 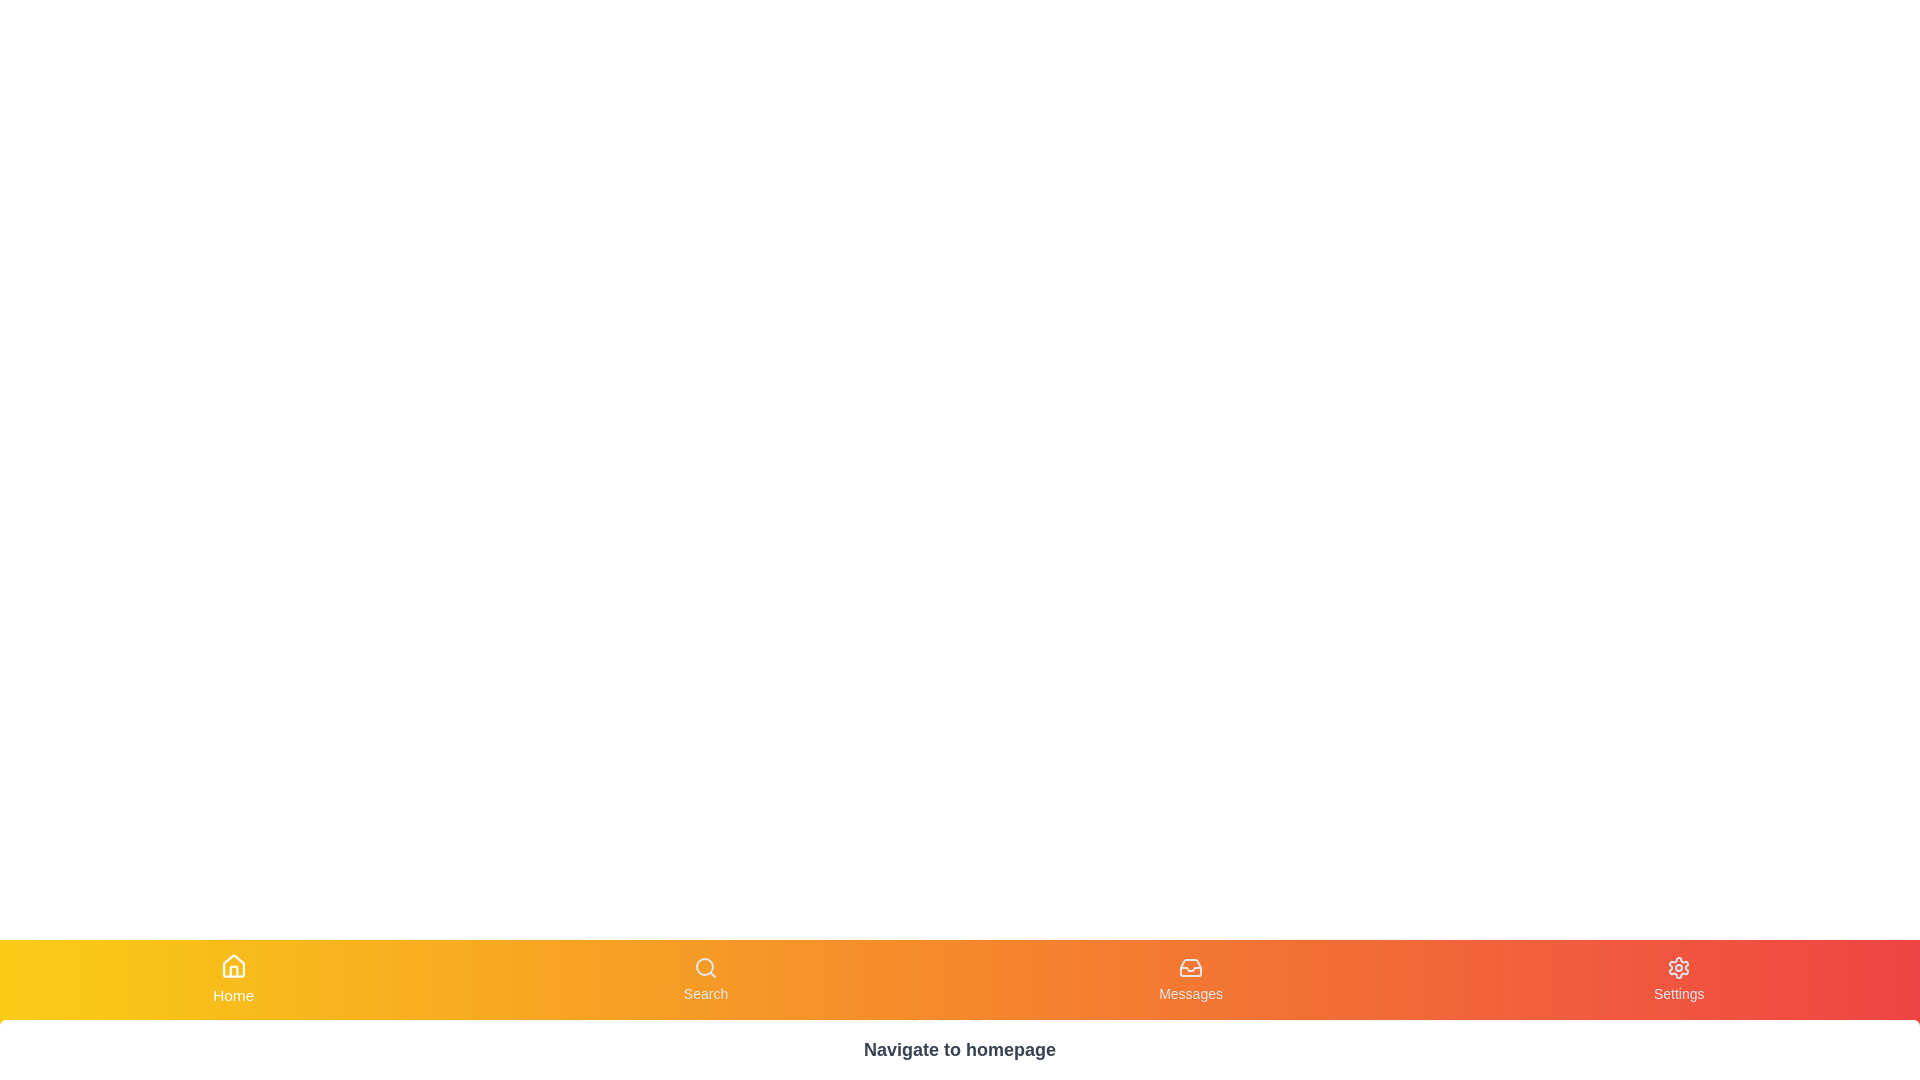 What do you see at coordinates (705, 978) in the screenshot?
I see `the Search button to observe visual changes` at bounding box center [705, 978].